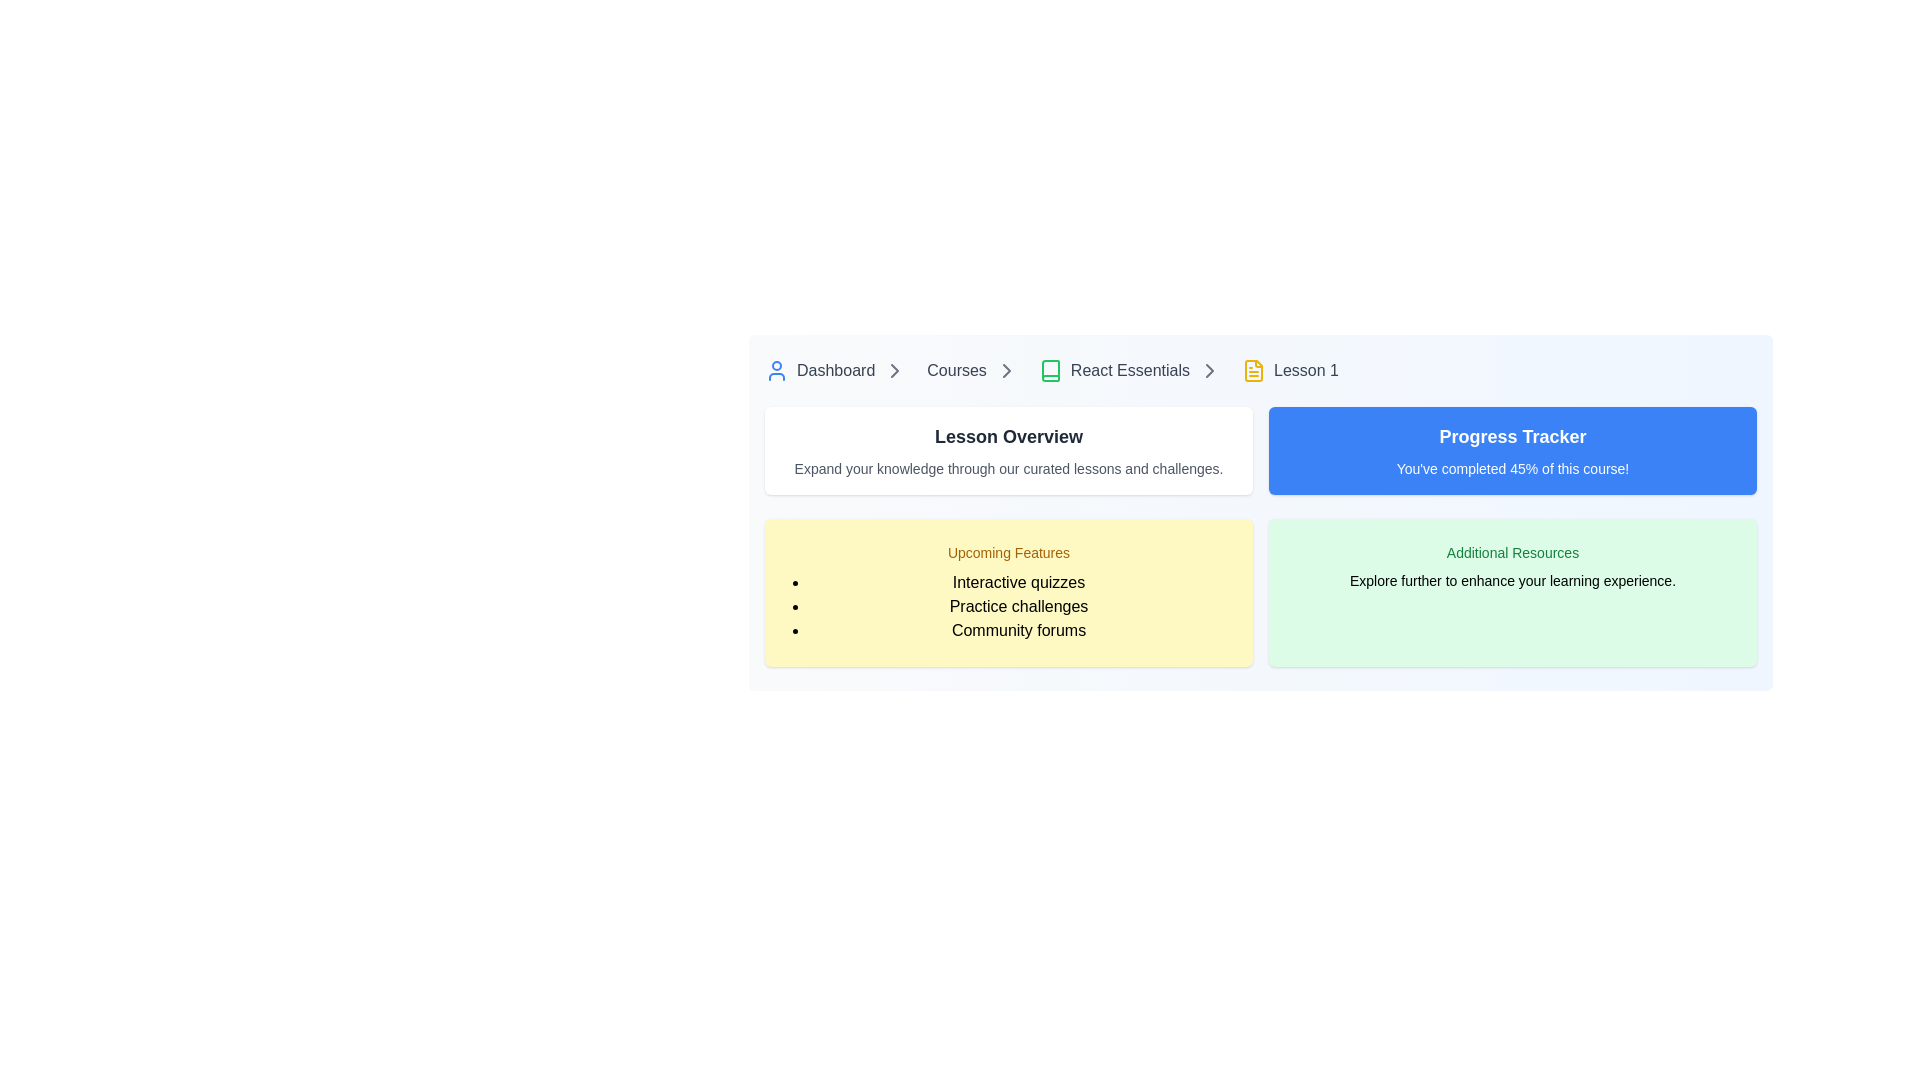 This screenshot has width=1920, height=1080. What do you see at coordinates (1018, 605) in the screenshot?
I see `the Text label displaying 'Practice challenges' in the vertical bullet-point list on the yellow-tinted card labeled 'Upcoming Features'` at bounding box center [1018, 605].